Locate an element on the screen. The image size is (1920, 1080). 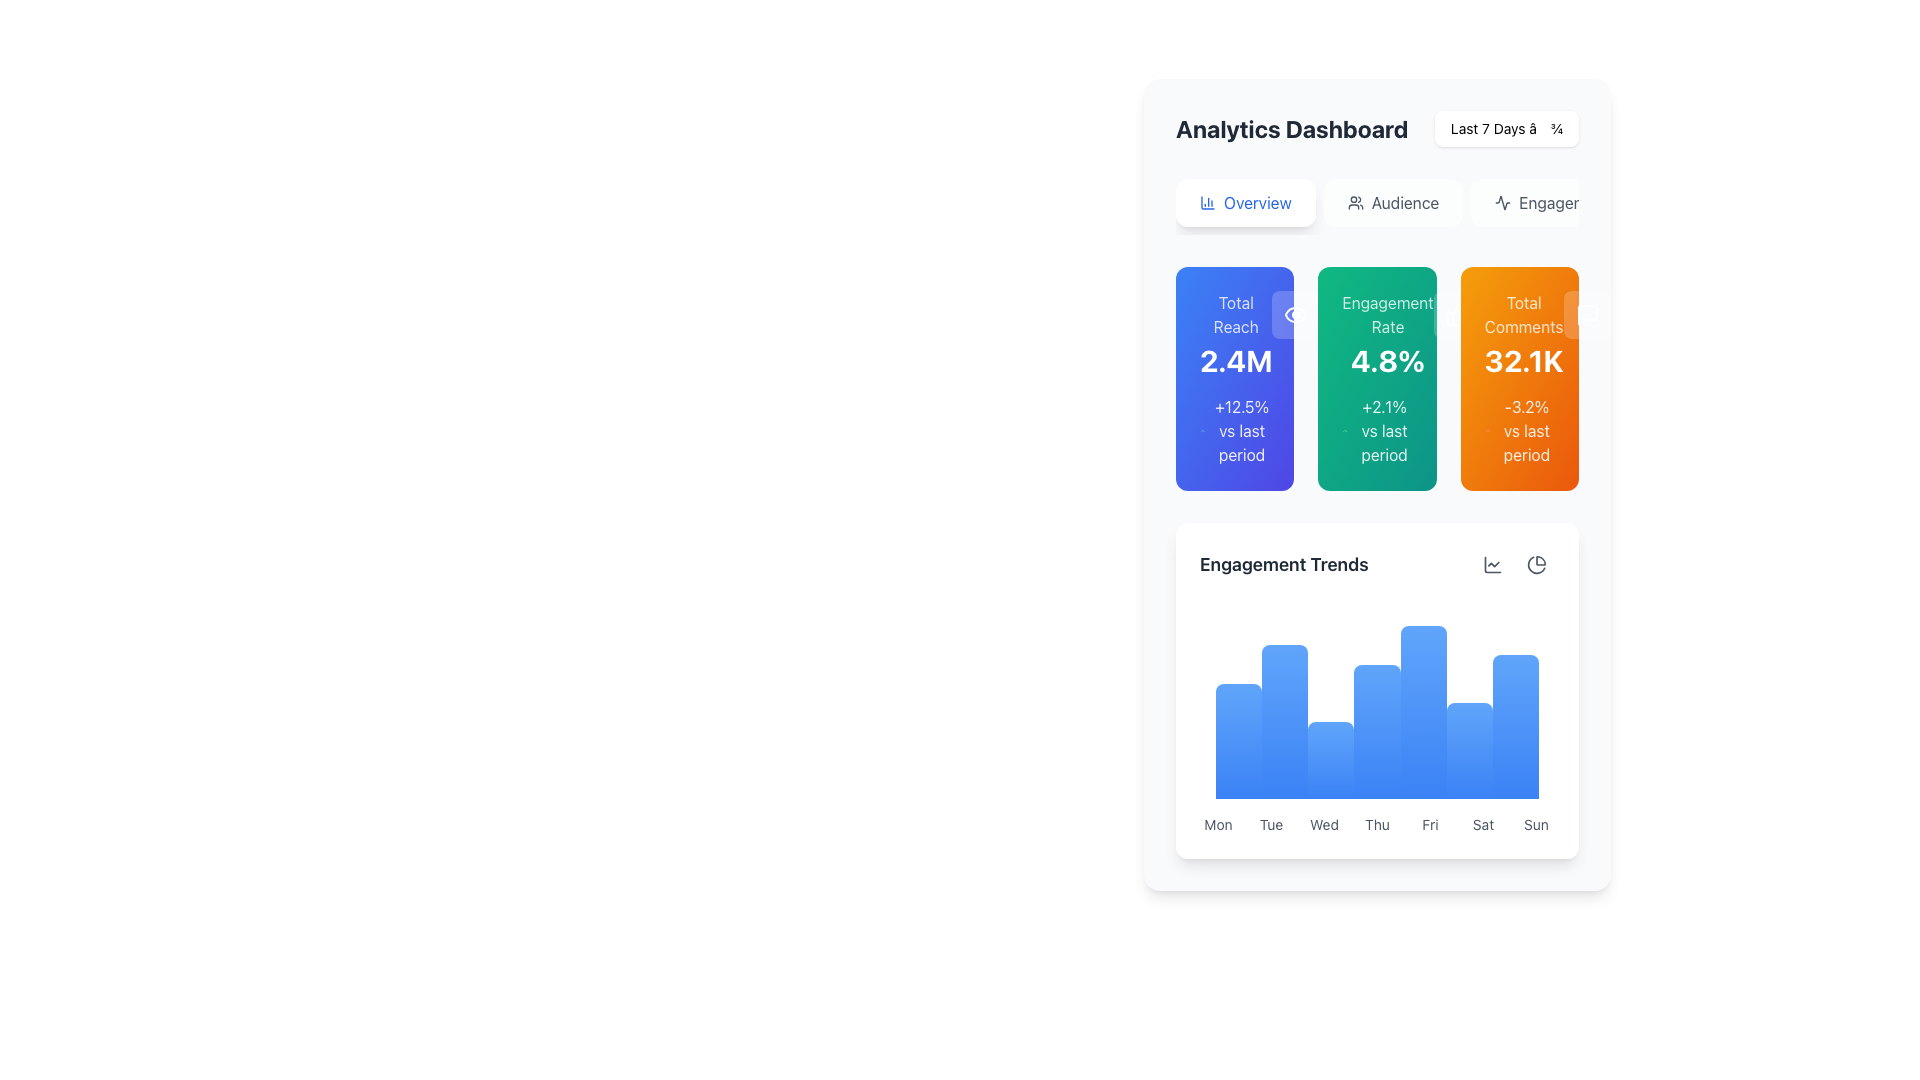
the third navigation button under 'Analytics Dashboard' is located at coordinates (1551, 203).